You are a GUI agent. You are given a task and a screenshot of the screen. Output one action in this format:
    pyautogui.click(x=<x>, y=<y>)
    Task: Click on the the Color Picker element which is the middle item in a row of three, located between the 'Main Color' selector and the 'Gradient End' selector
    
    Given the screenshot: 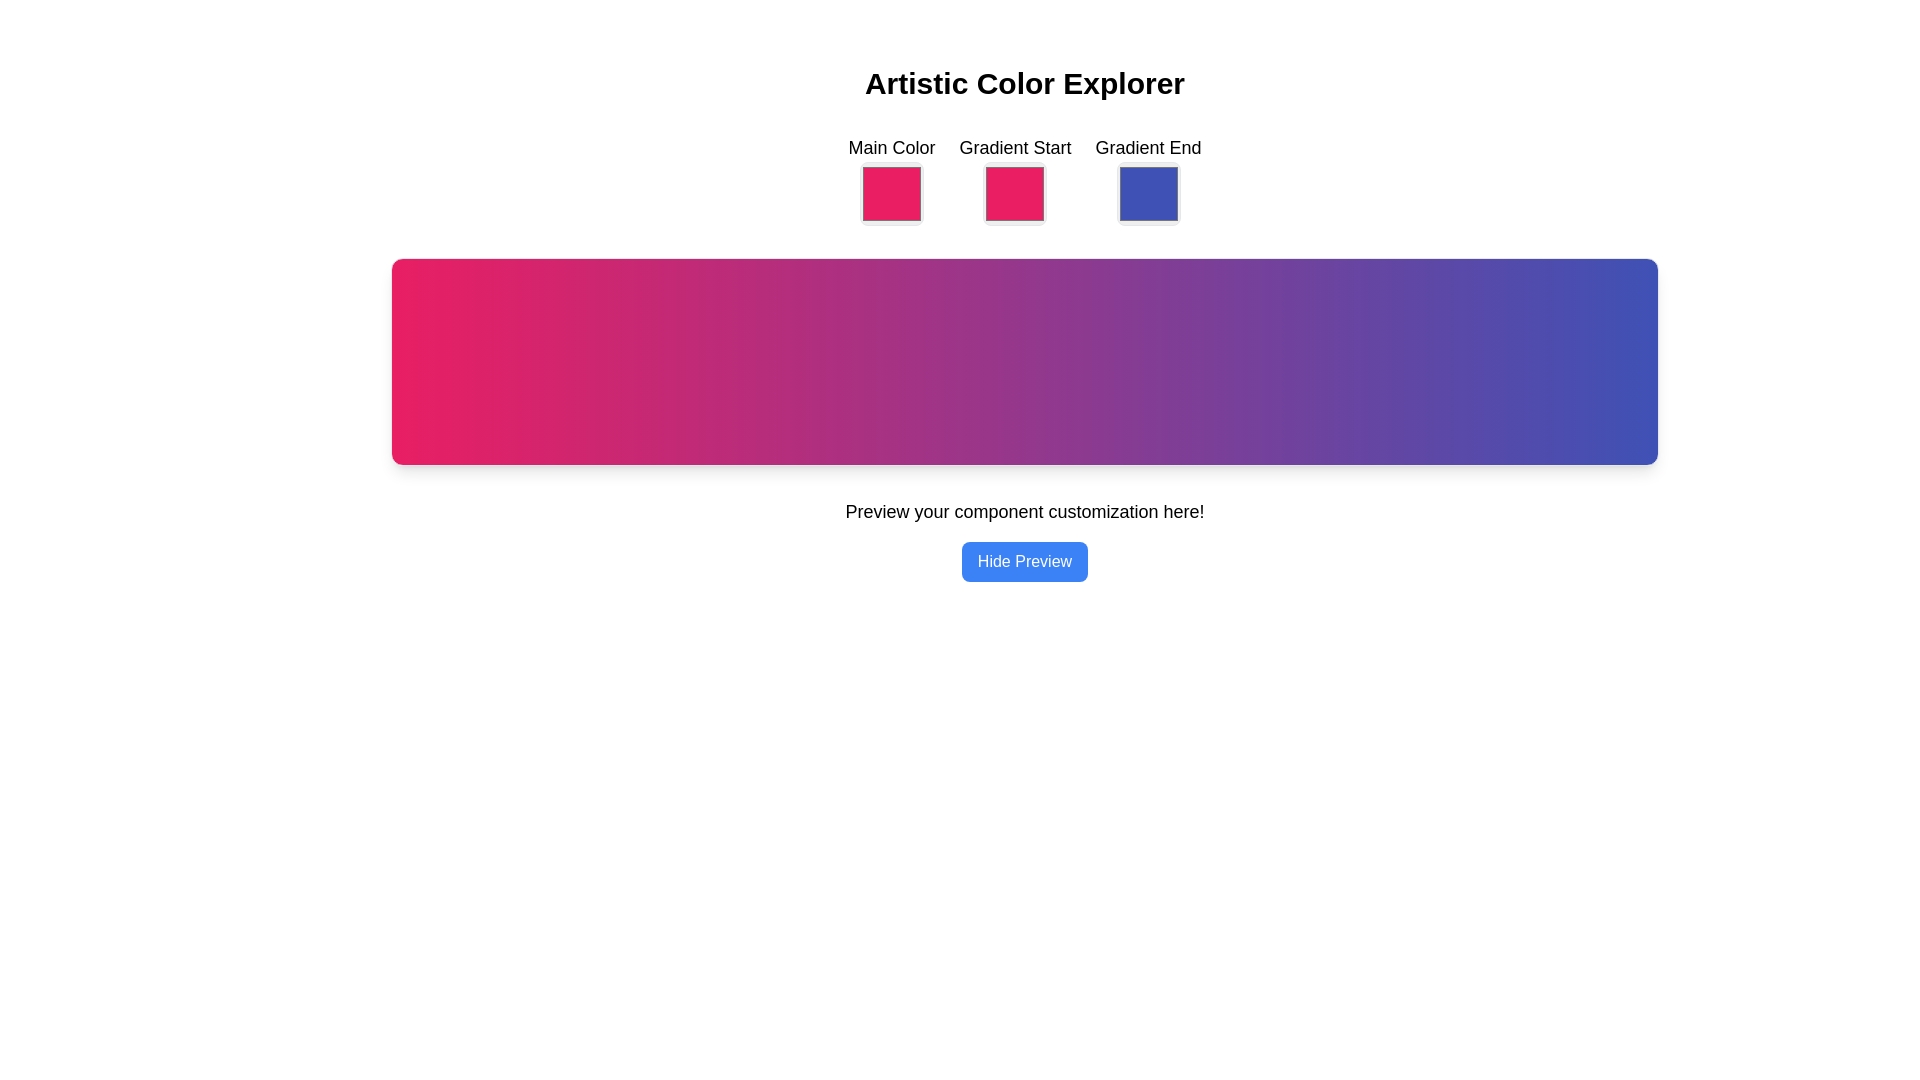 What is the action you would take?
    pyautogui.click(x=1015, y=180)
    